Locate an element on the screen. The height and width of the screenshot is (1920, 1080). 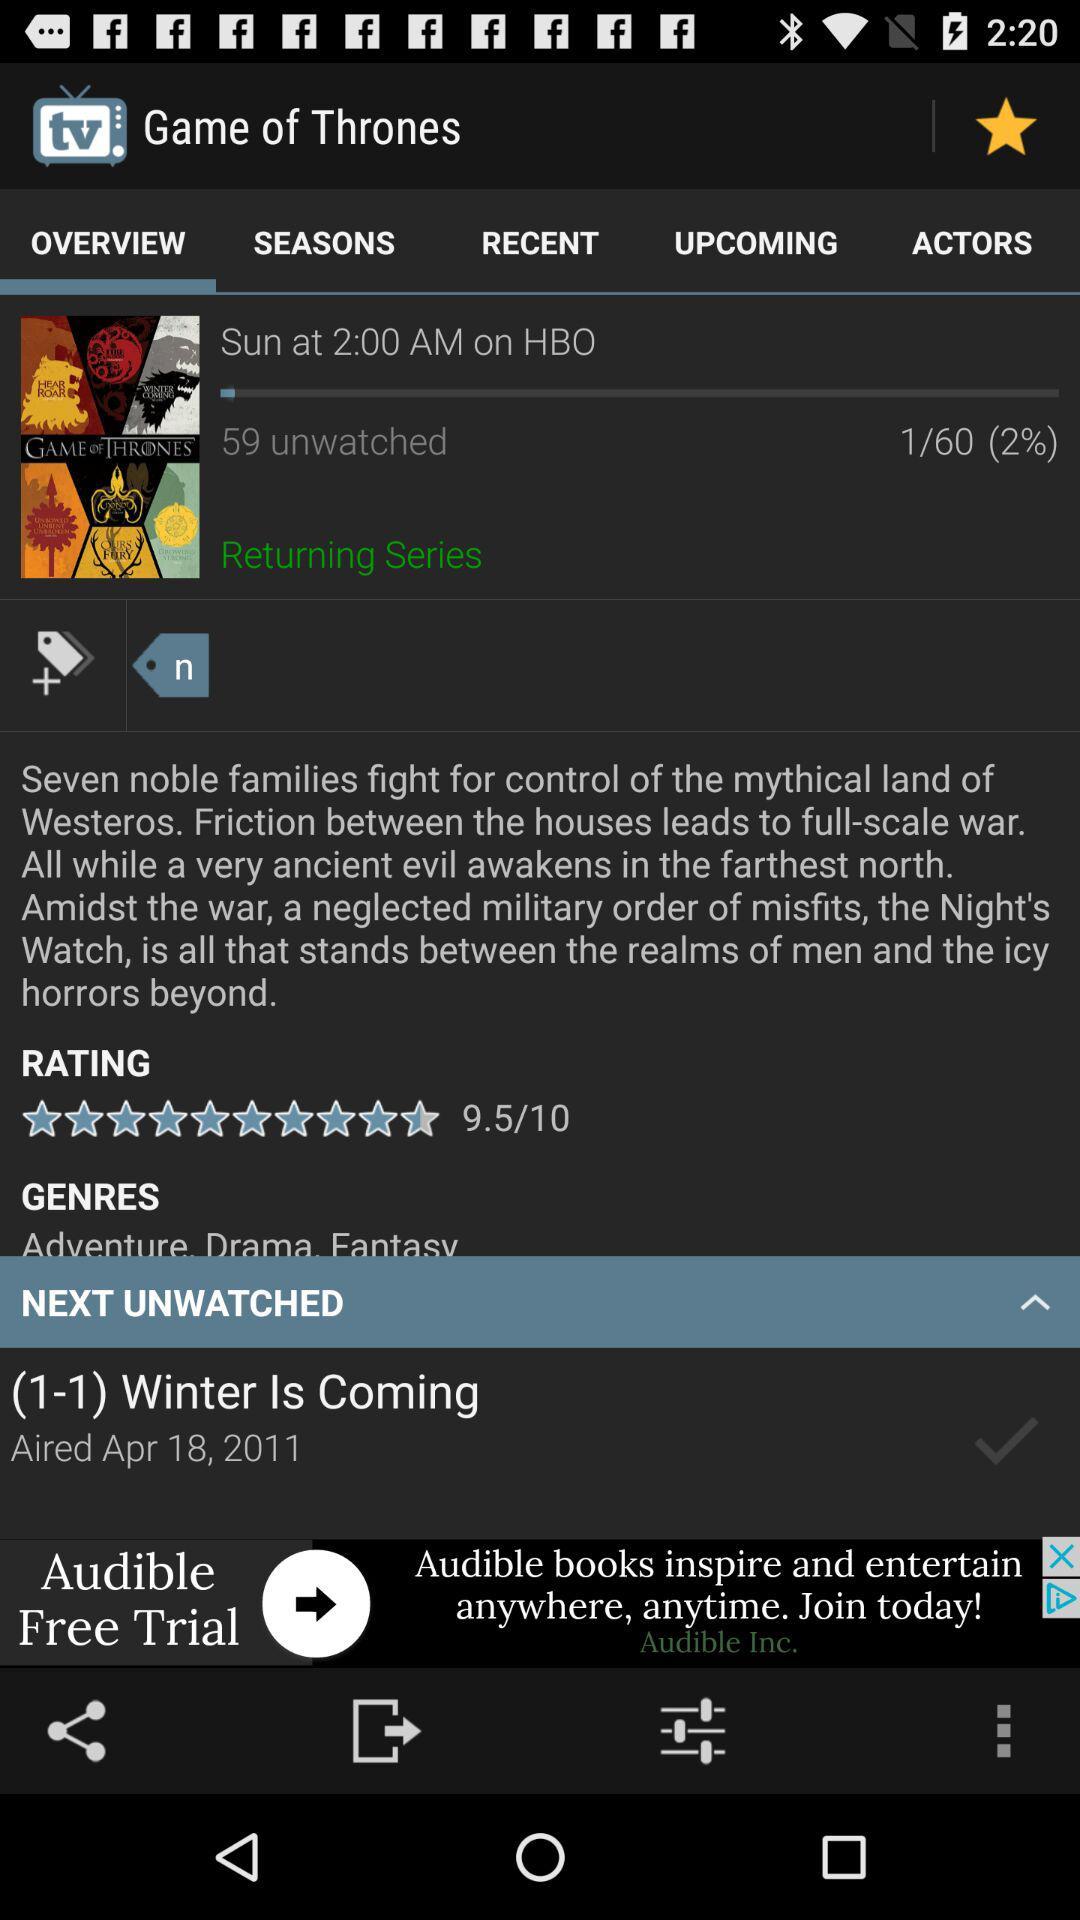
the tag another image is located at coordinates (61, 662).